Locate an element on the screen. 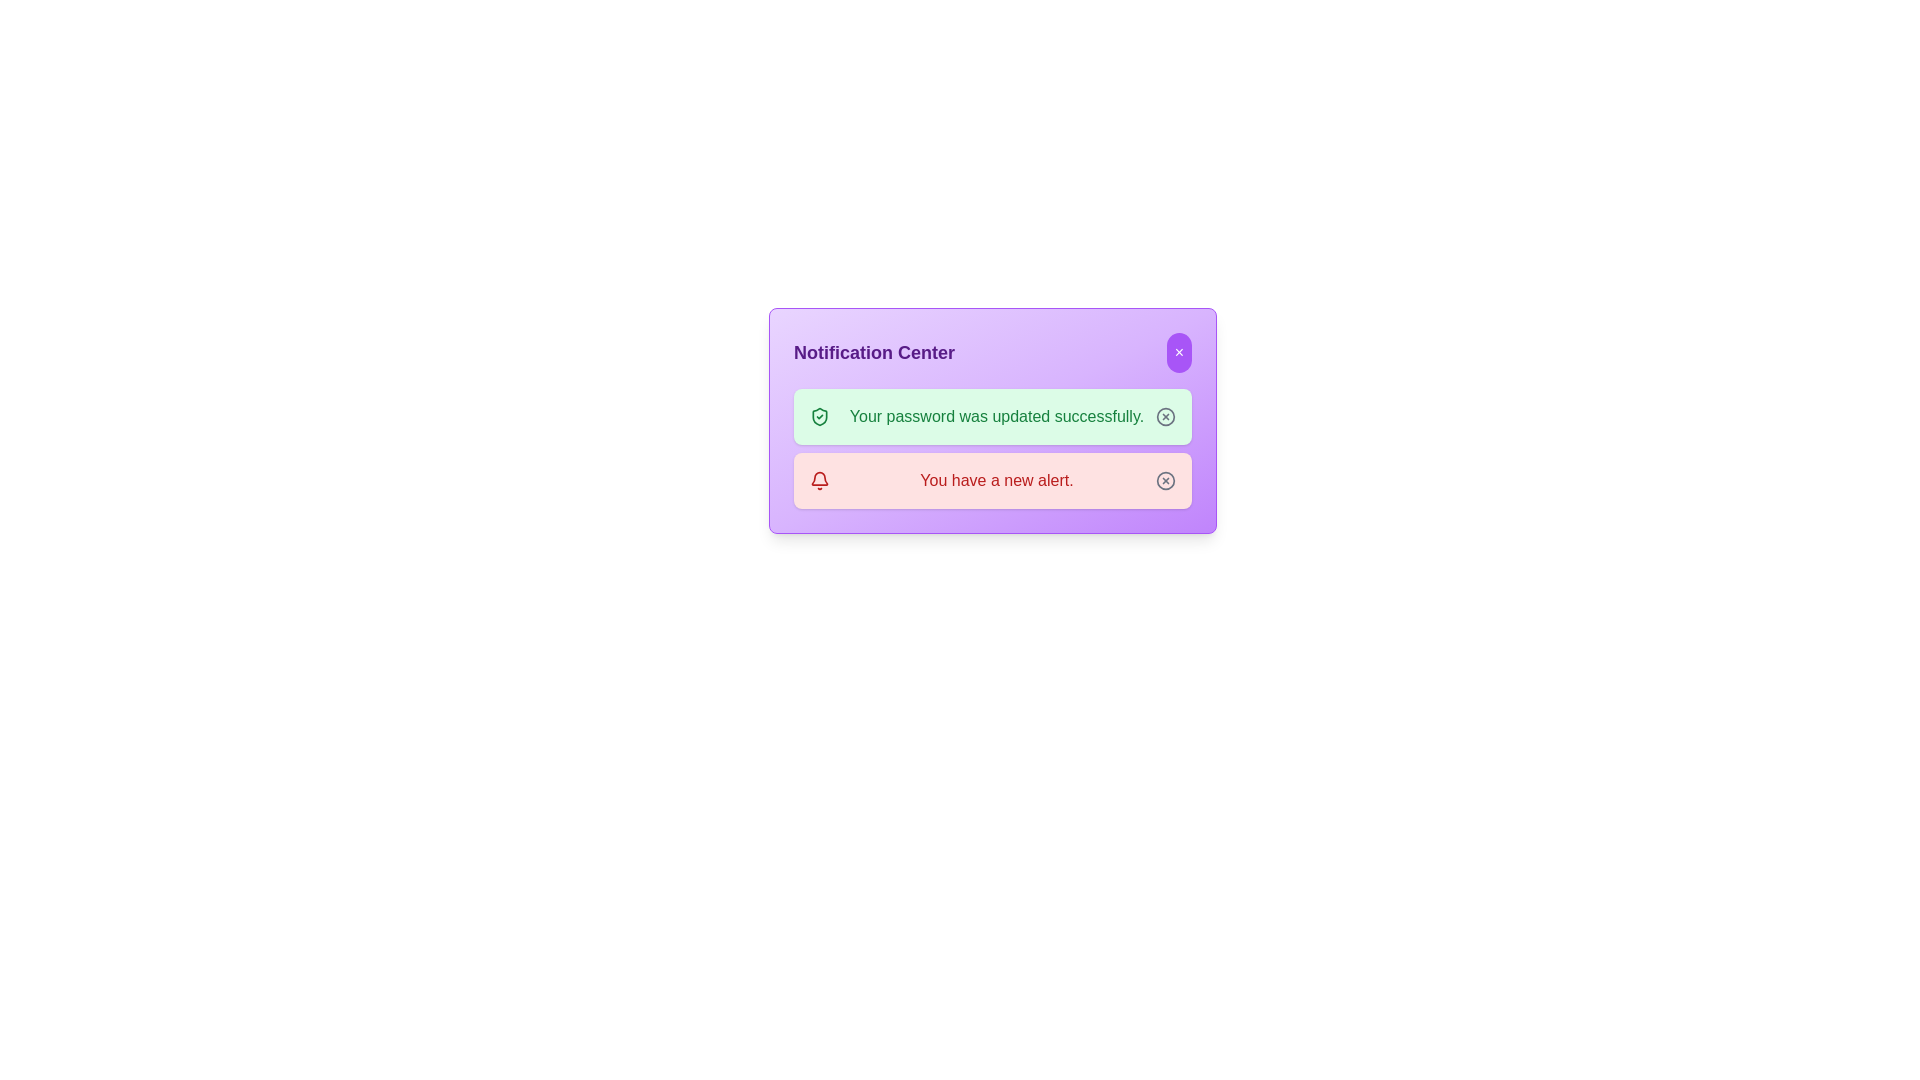  the notification box that indicates a new alert, positioned below the green notification about a successful password update is located at coordinates (993, 481).